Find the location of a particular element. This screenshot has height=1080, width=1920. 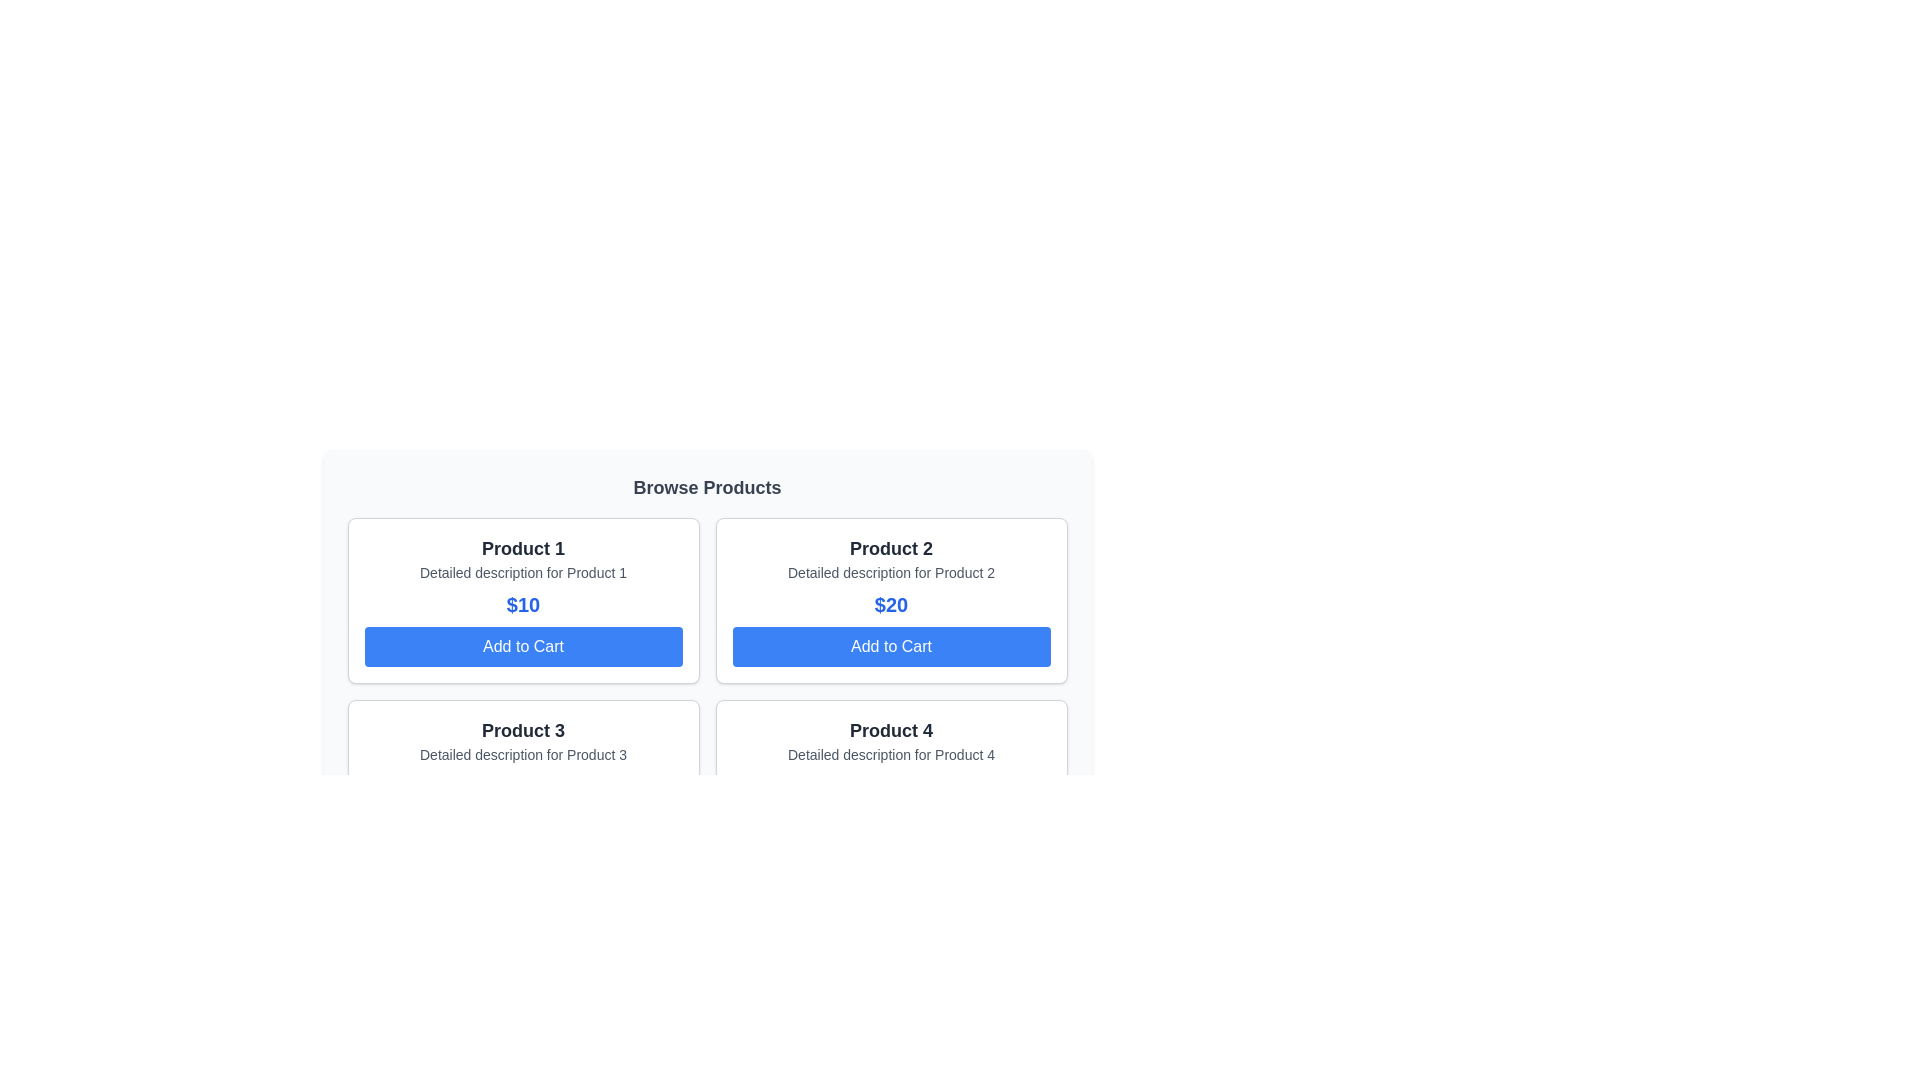

the text display element that shows '$10' in large, blue, bold font, located within a bordered rectangular card, below 'Detailed description for Product 1' and above the 'Add to Cart' button is located at coordinates (523, 604).